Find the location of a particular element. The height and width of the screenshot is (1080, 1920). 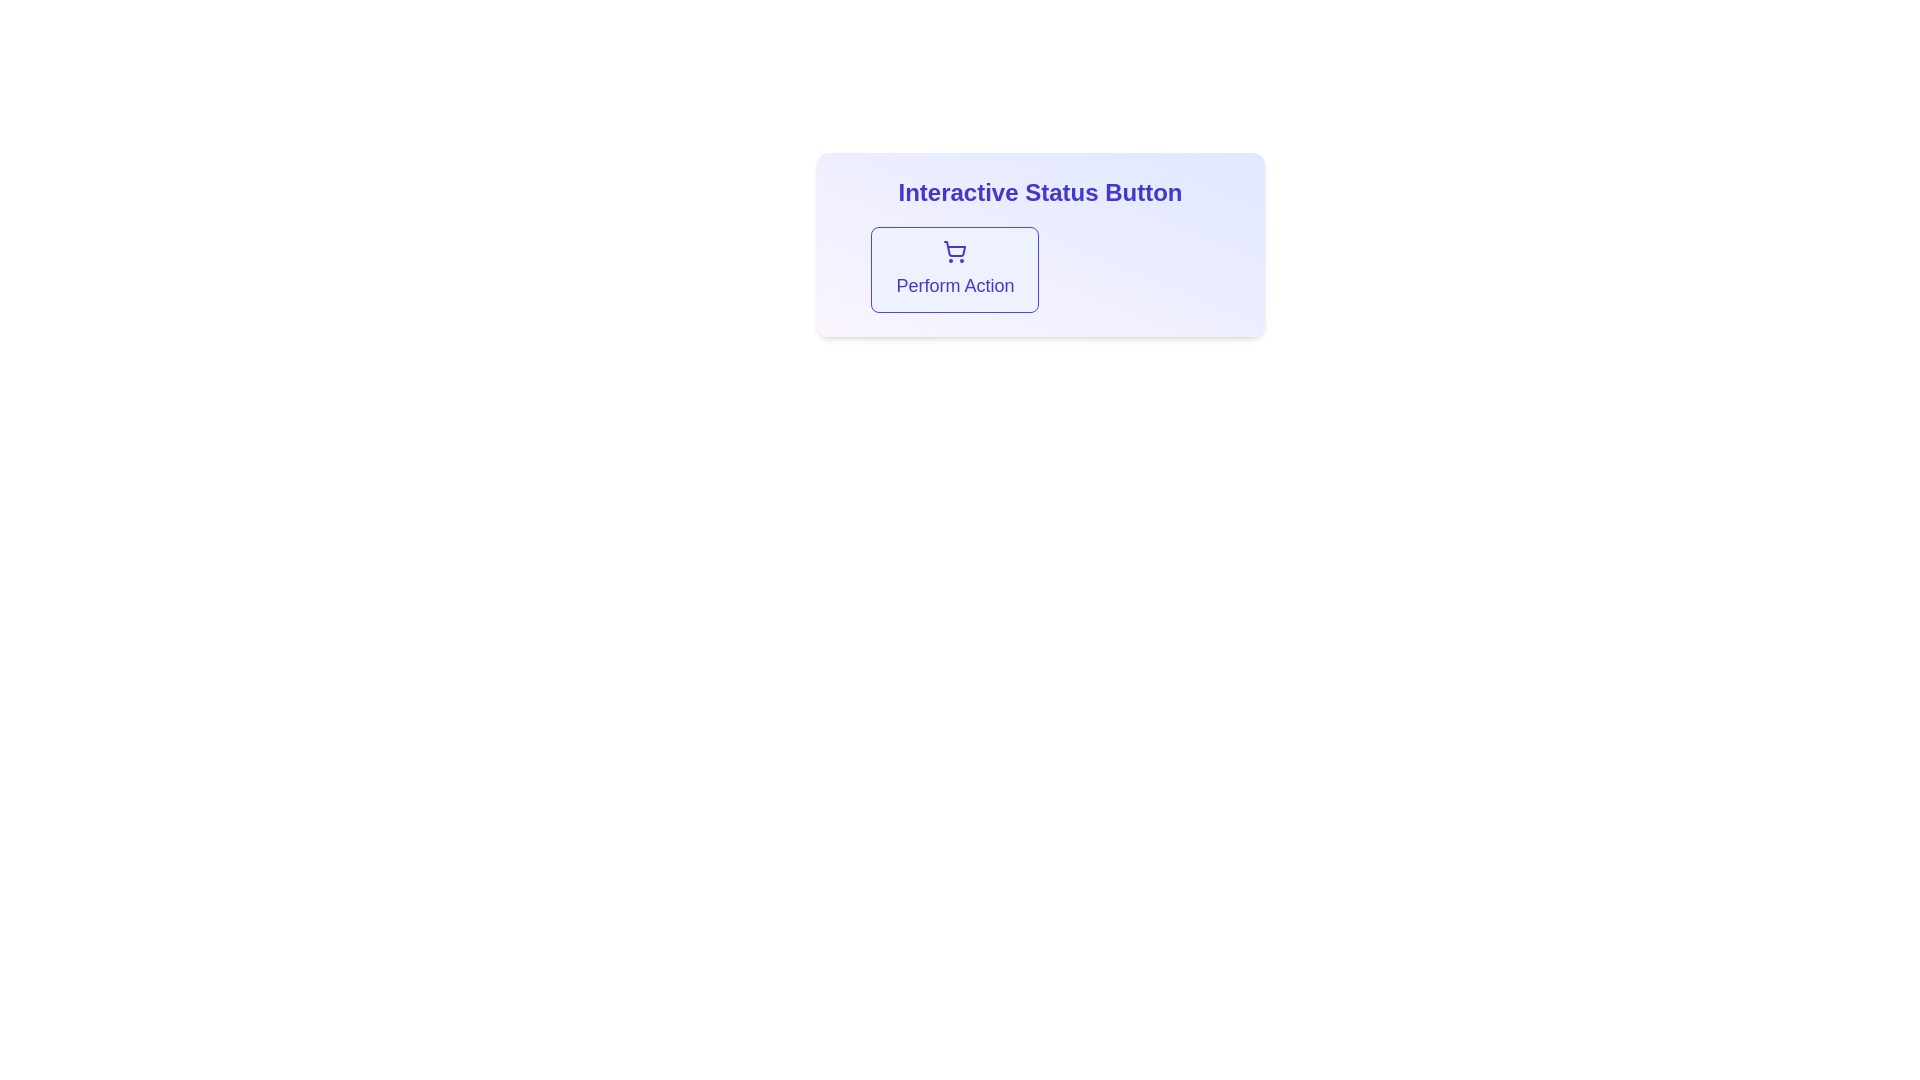

the innermost SVG Circle that serves as an alert or status indicator, located within the 'Interactive Status Button' section, near the top right of the interface is located at coordinates (1067, 280).